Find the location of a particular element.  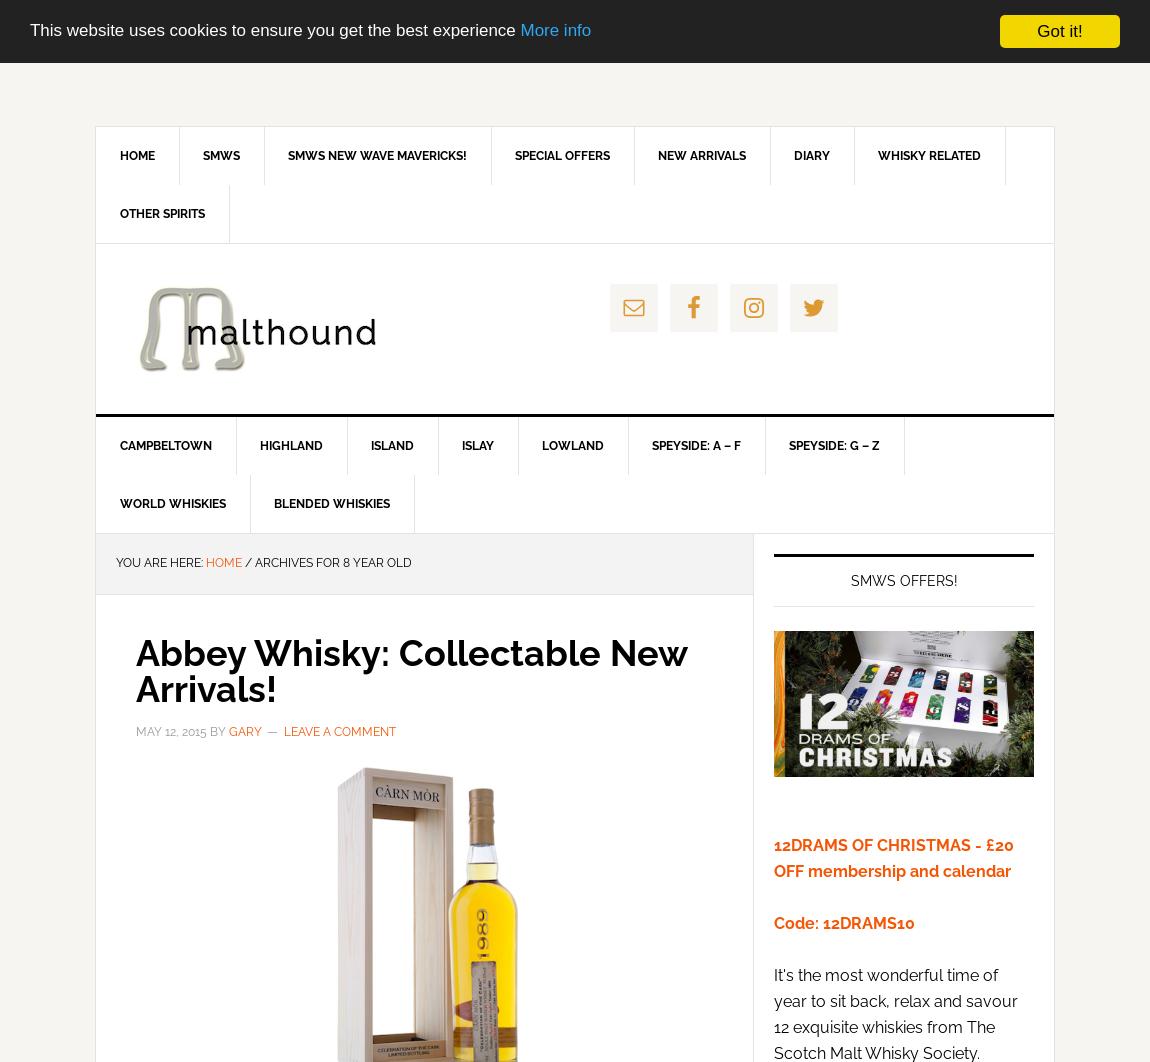

'Special Offers' is located at coordinates (562, 156).